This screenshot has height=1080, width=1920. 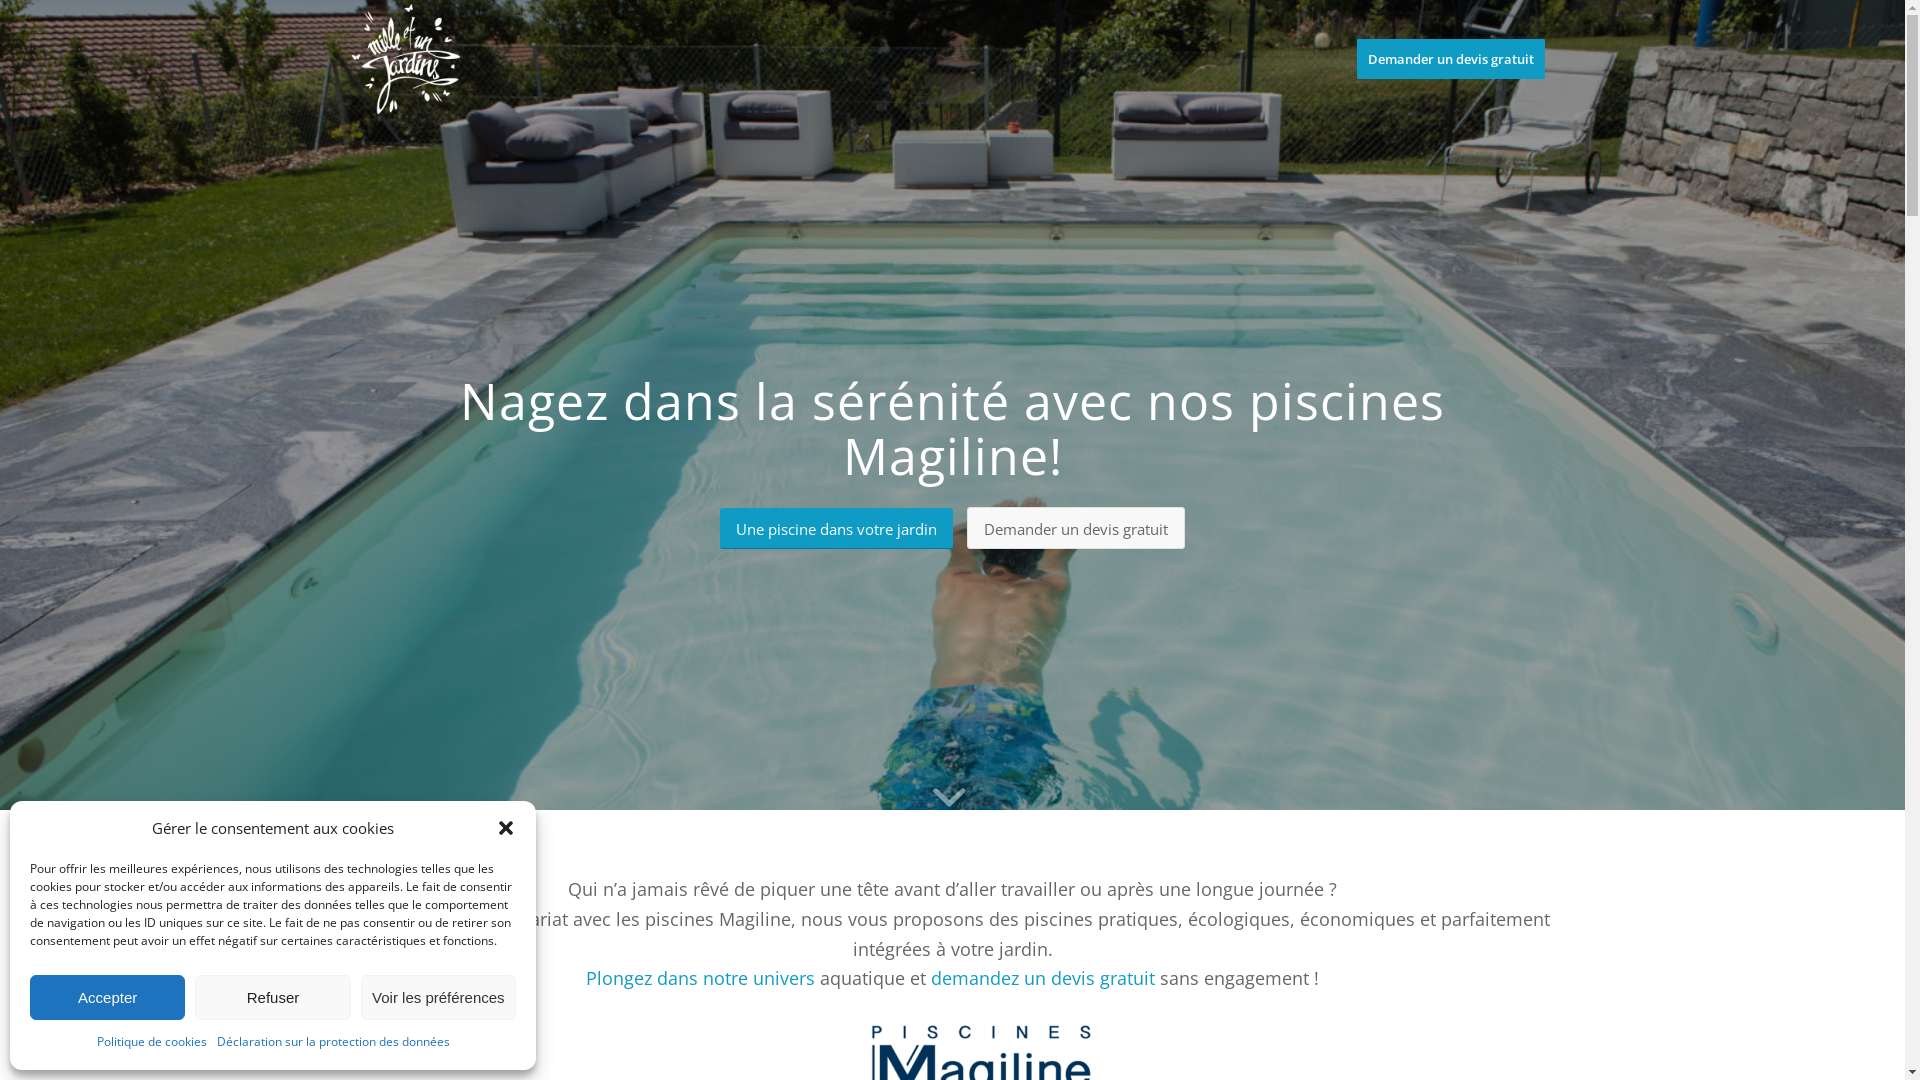 What do you see at coordinates (700, 977) in the screenshot?
I see `'Plongez dans notre univers'` at bounding box center [700, 977].